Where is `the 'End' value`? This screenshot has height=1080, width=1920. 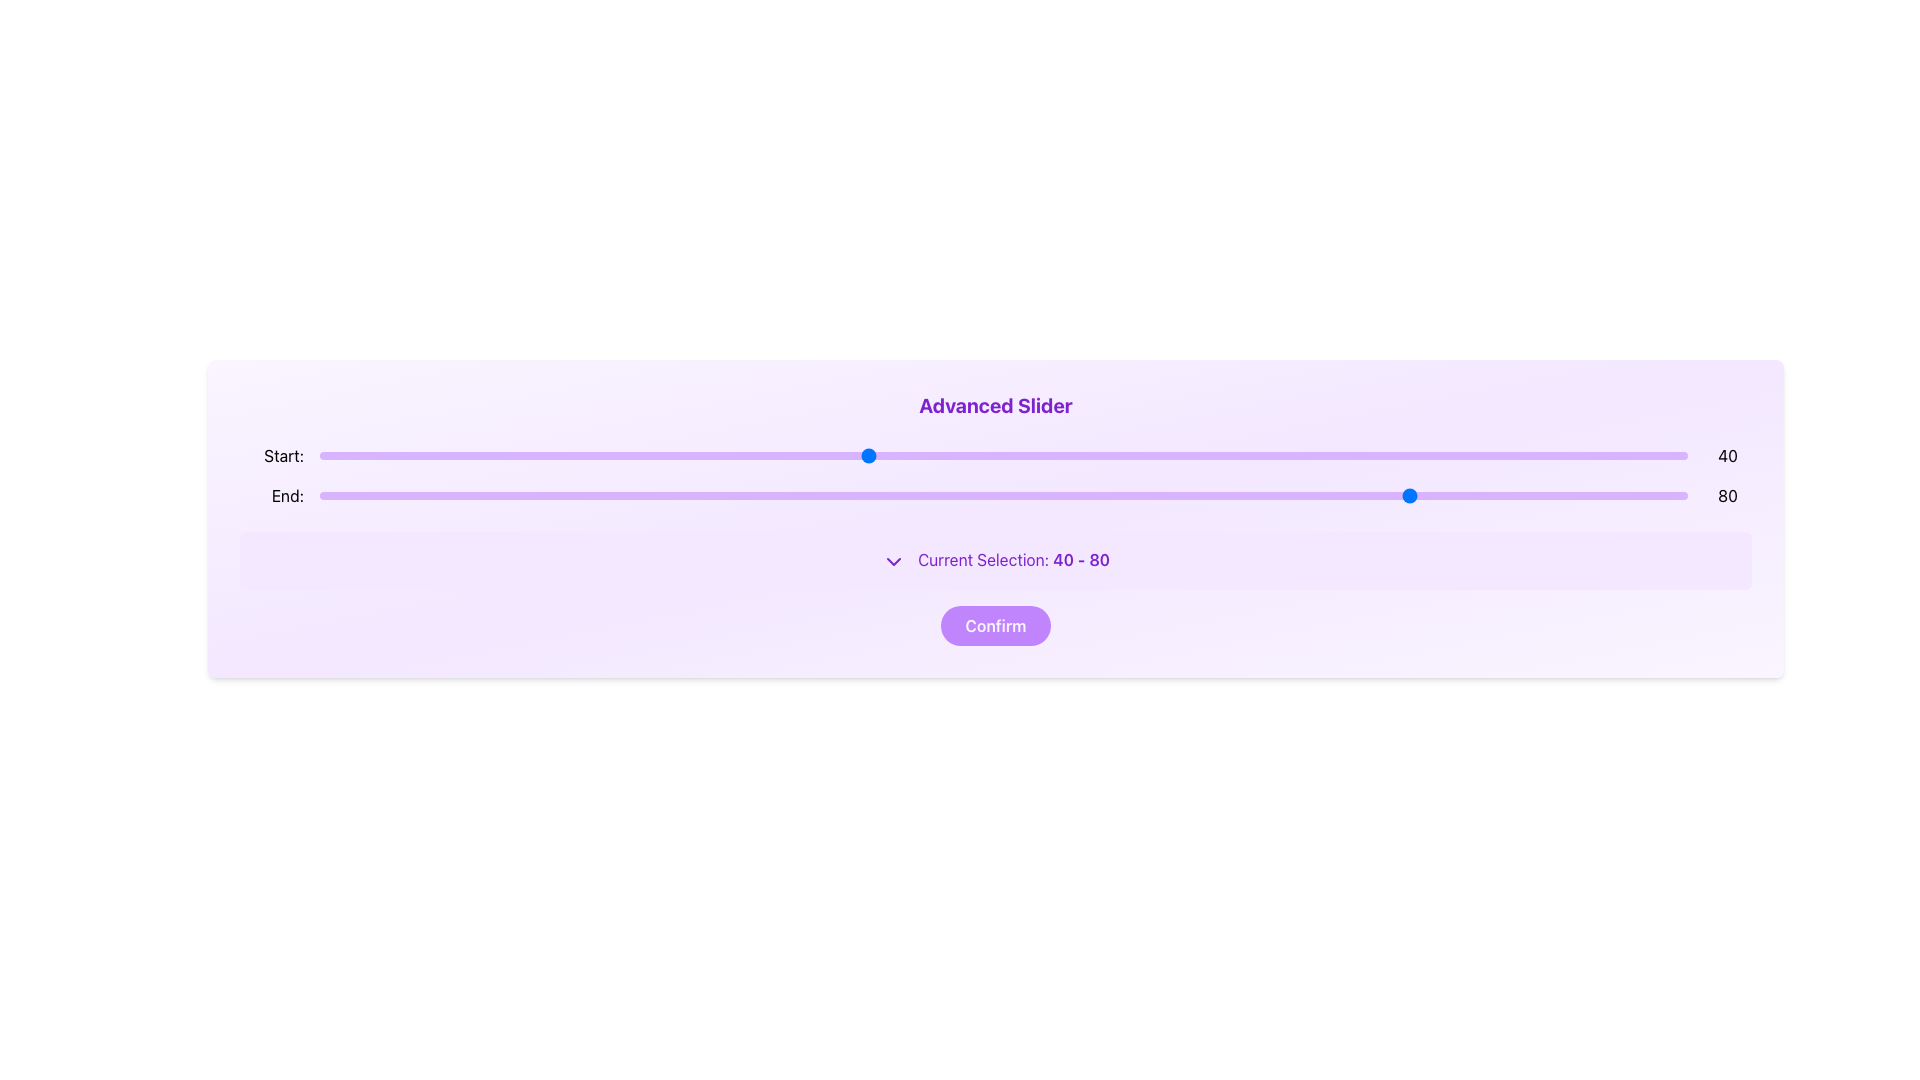
the 'End' value is located at coordinates (1154, 495).